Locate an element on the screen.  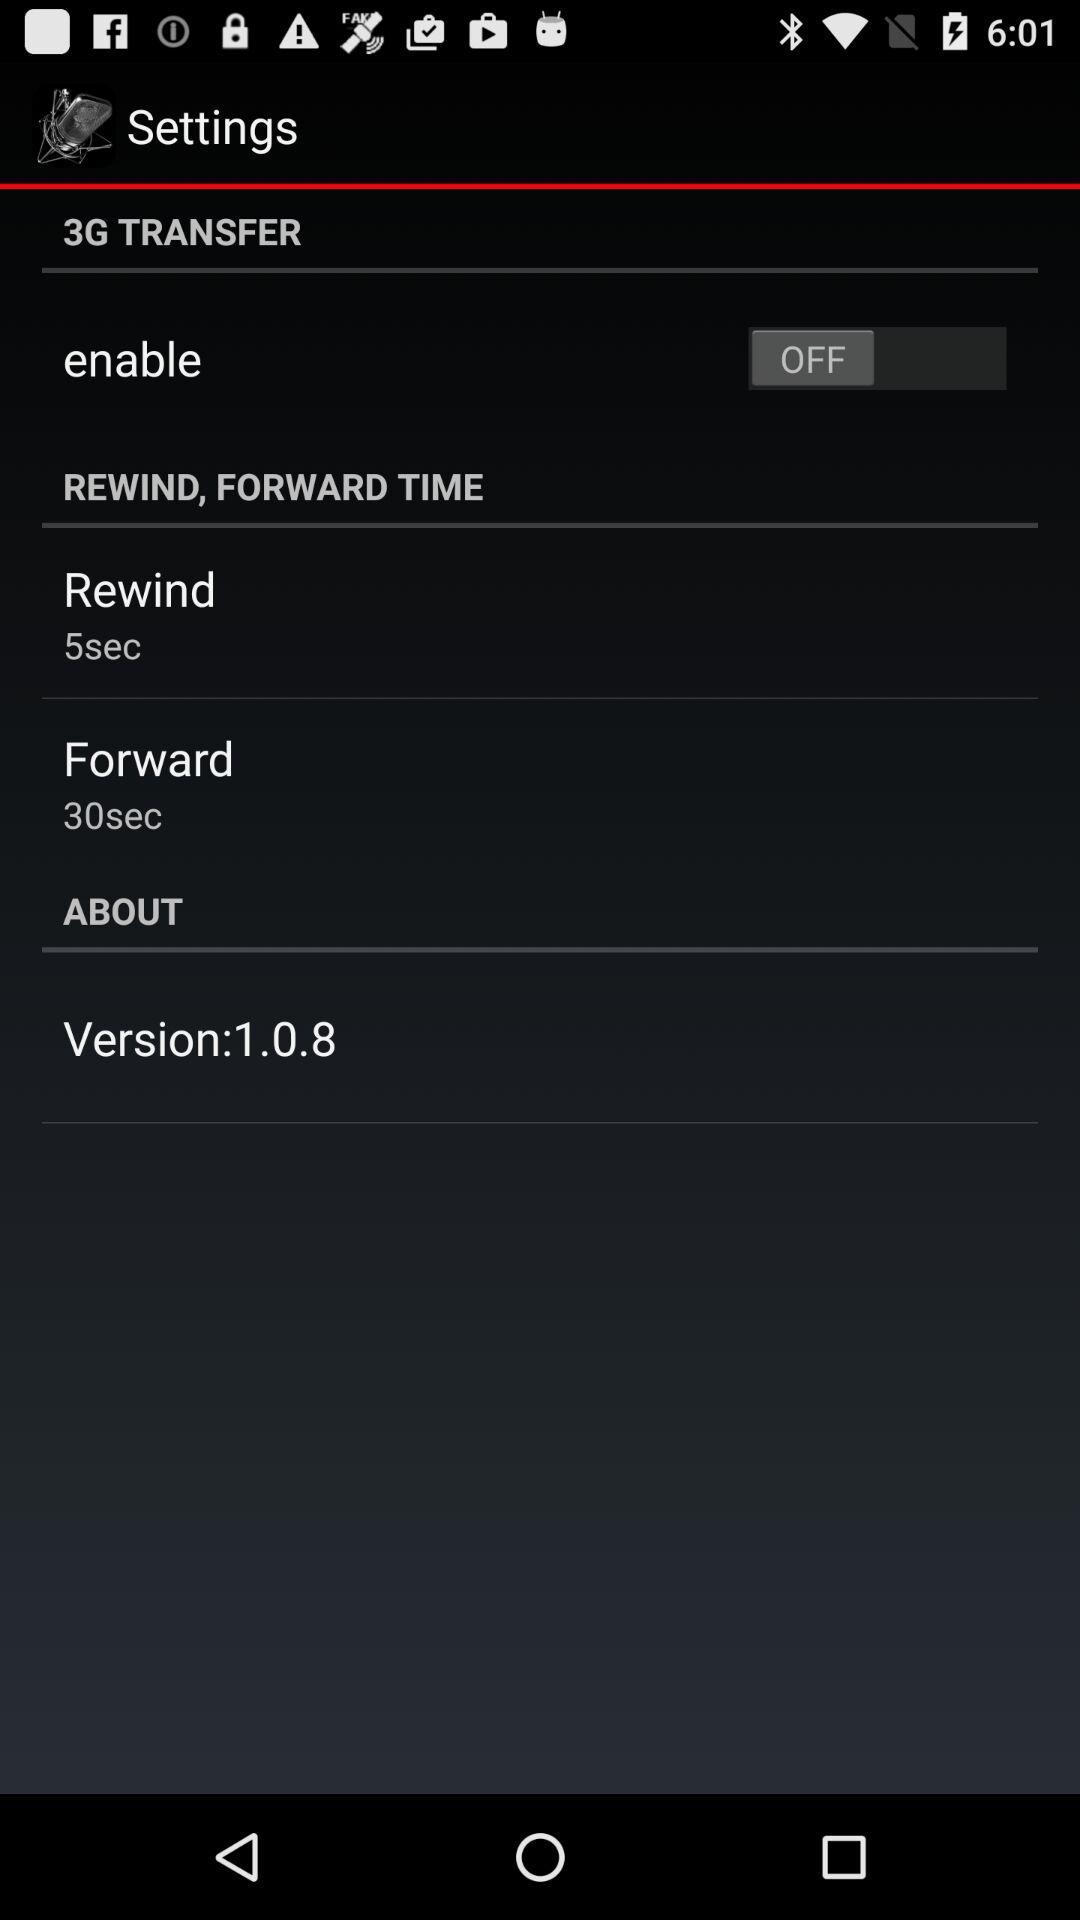
3g transfer icon is located at coordinates (540, 230).